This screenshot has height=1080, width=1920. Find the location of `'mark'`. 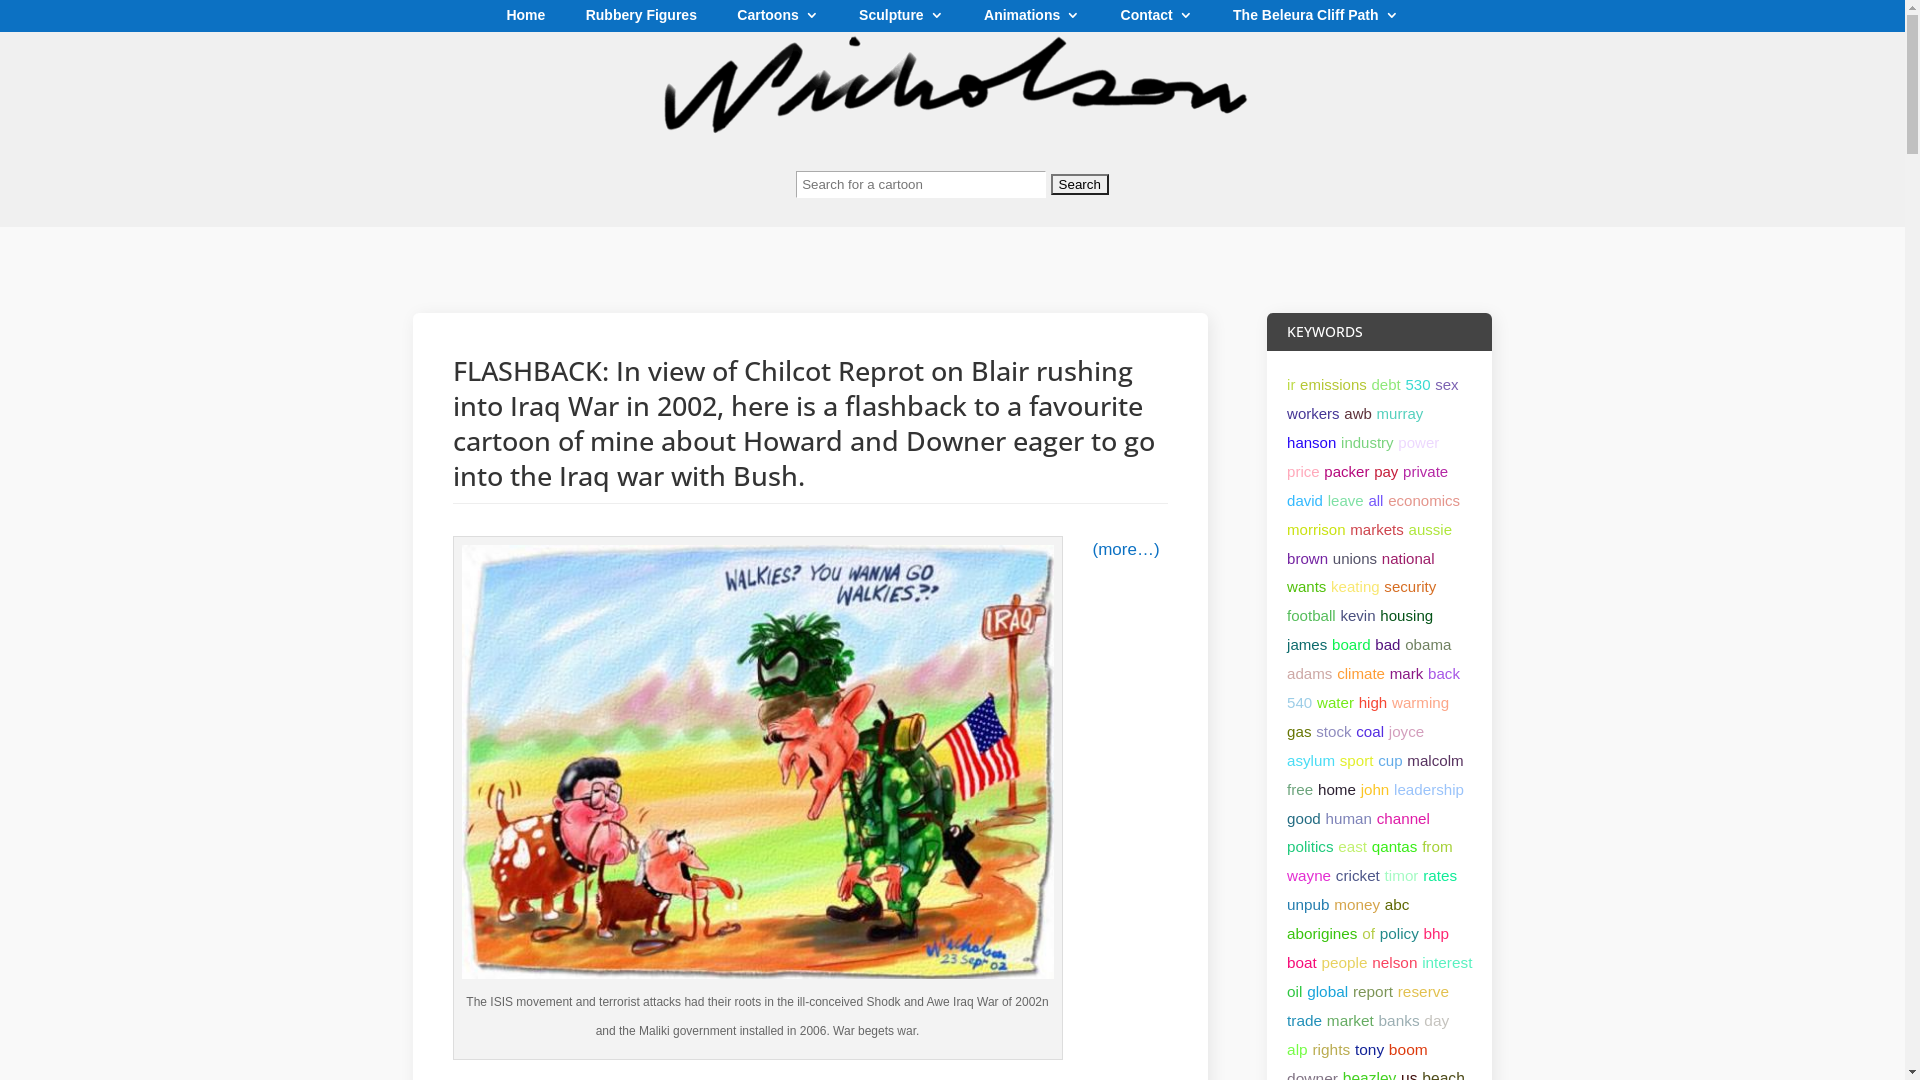

'mark' is located at coordinates (1405, 673).